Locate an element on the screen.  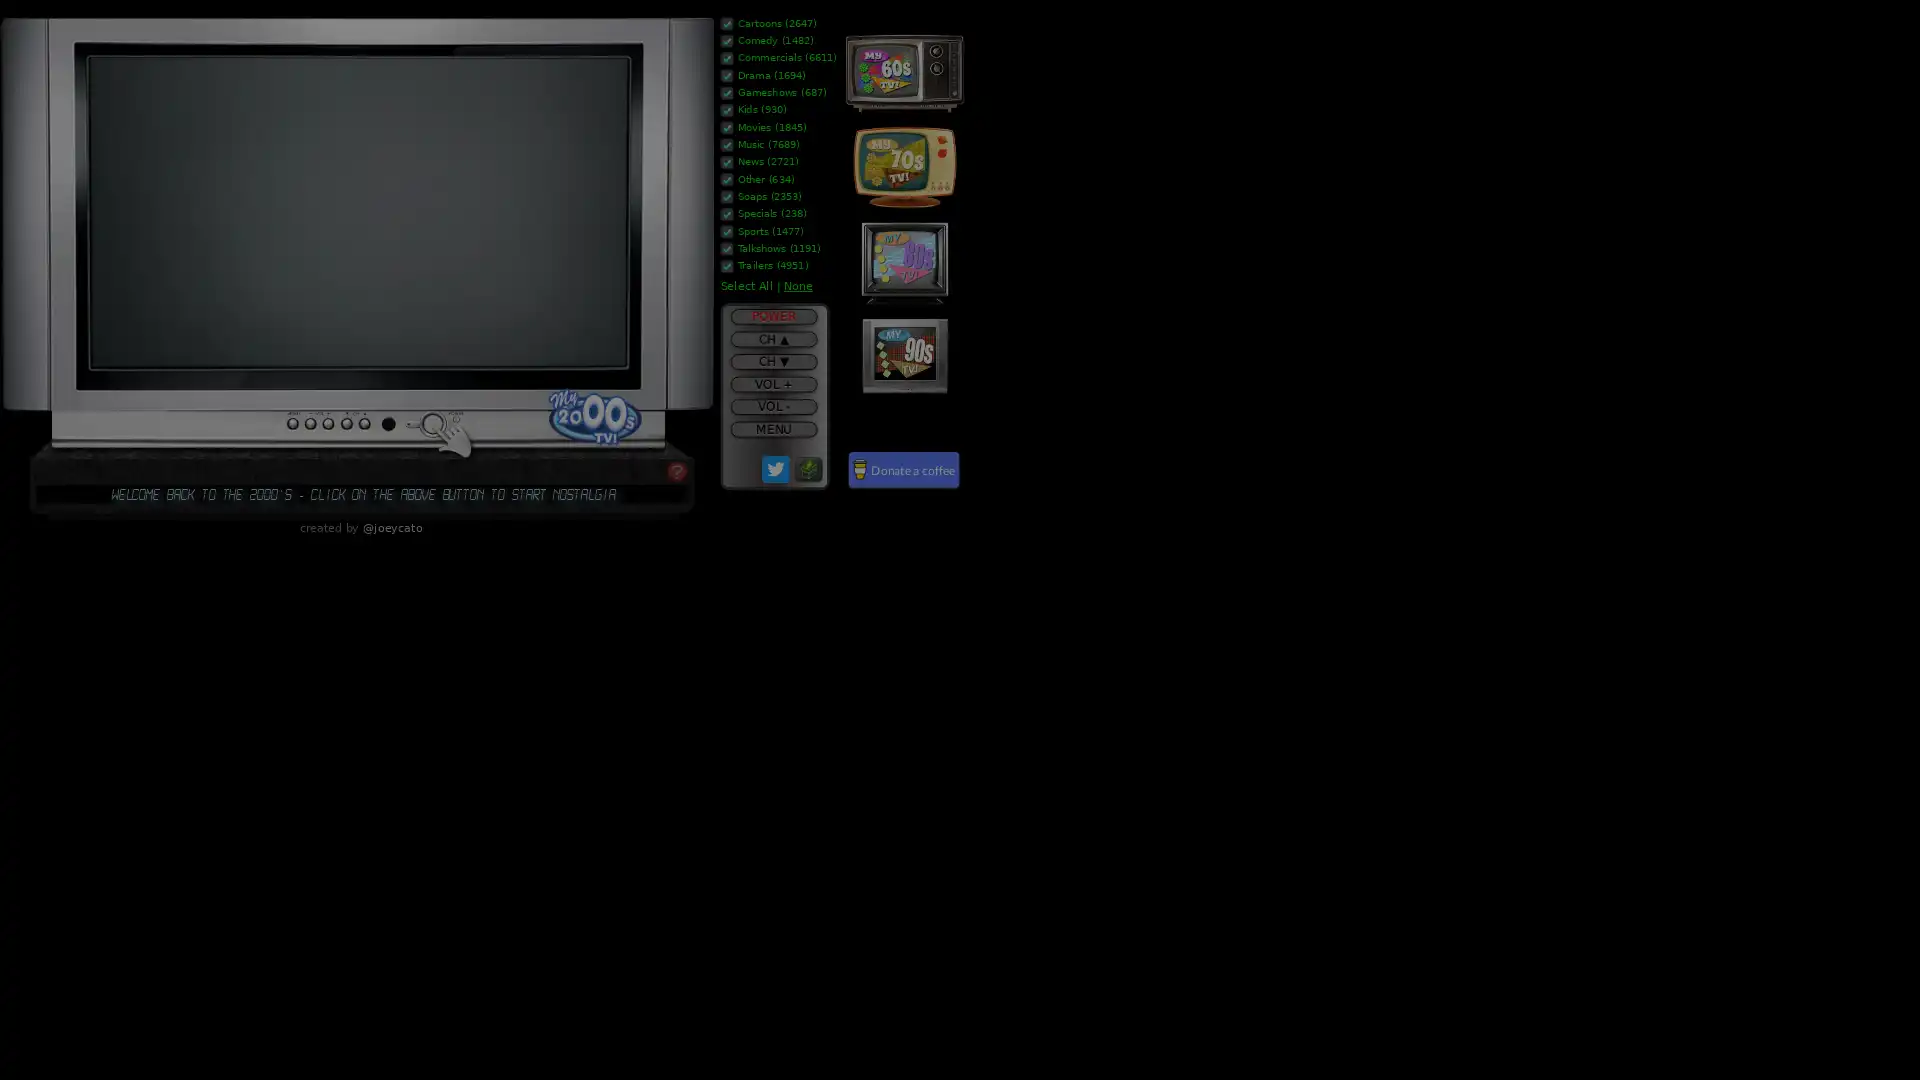
POWER is located at coordinates (772, 315).